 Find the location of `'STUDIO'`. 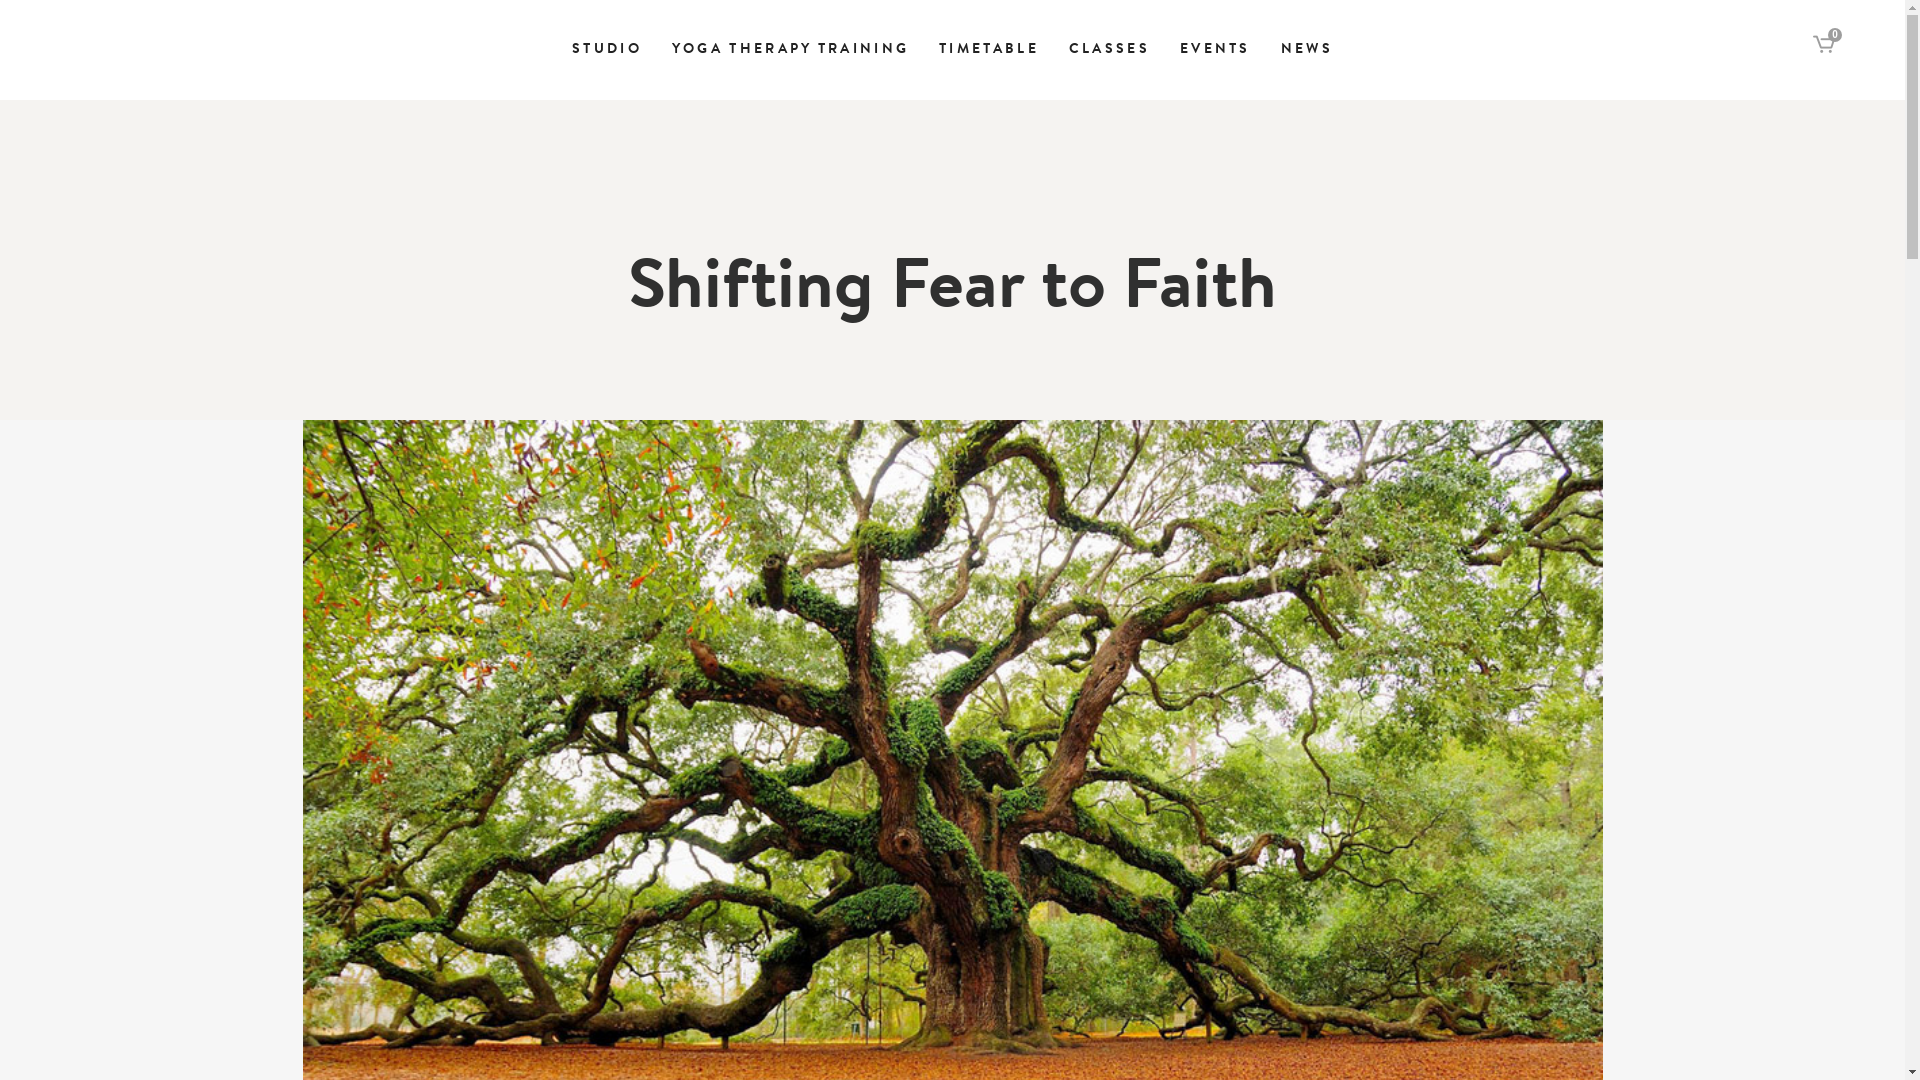

'STUDIO' is located at coordinates (605, 49).